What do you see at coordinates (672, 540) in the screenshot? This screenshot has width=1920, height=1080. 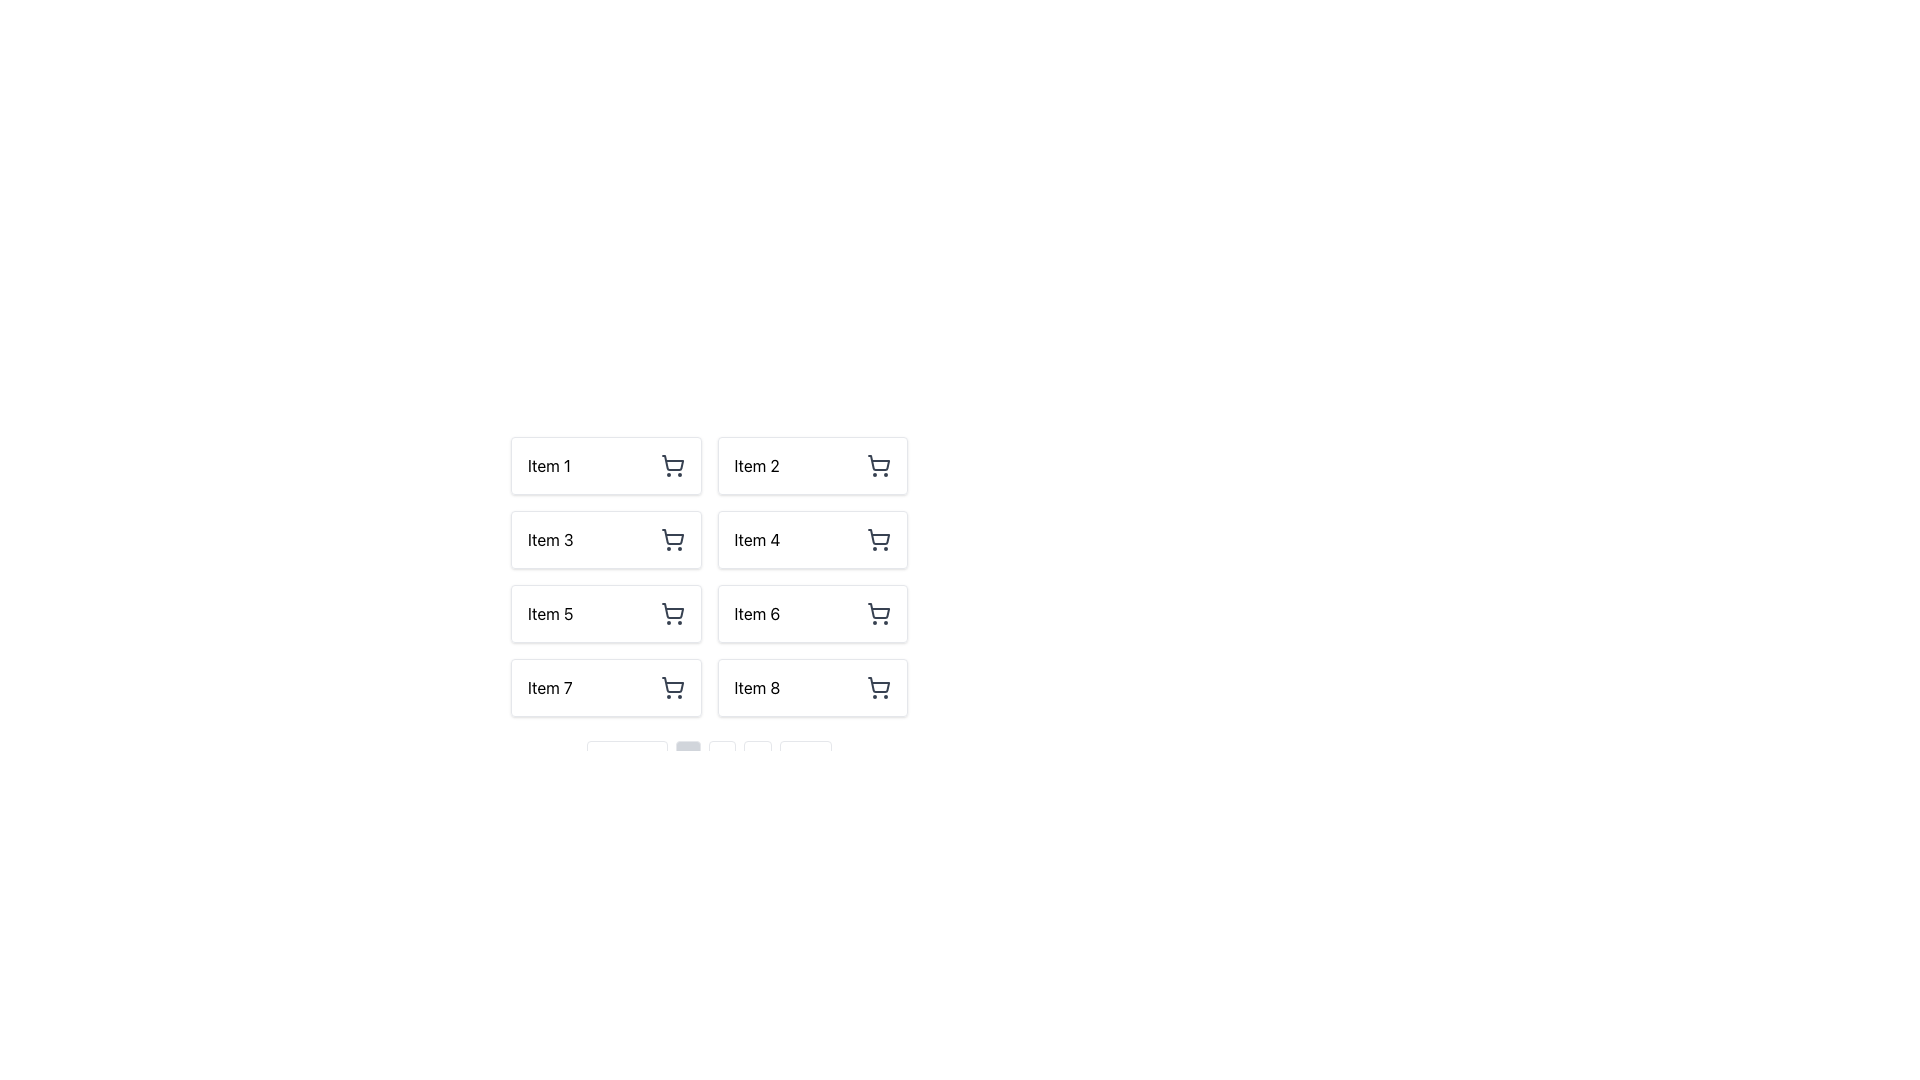 I see `the shopping cart icon located next to 'Item 3'` at bounding box center [672, 540].